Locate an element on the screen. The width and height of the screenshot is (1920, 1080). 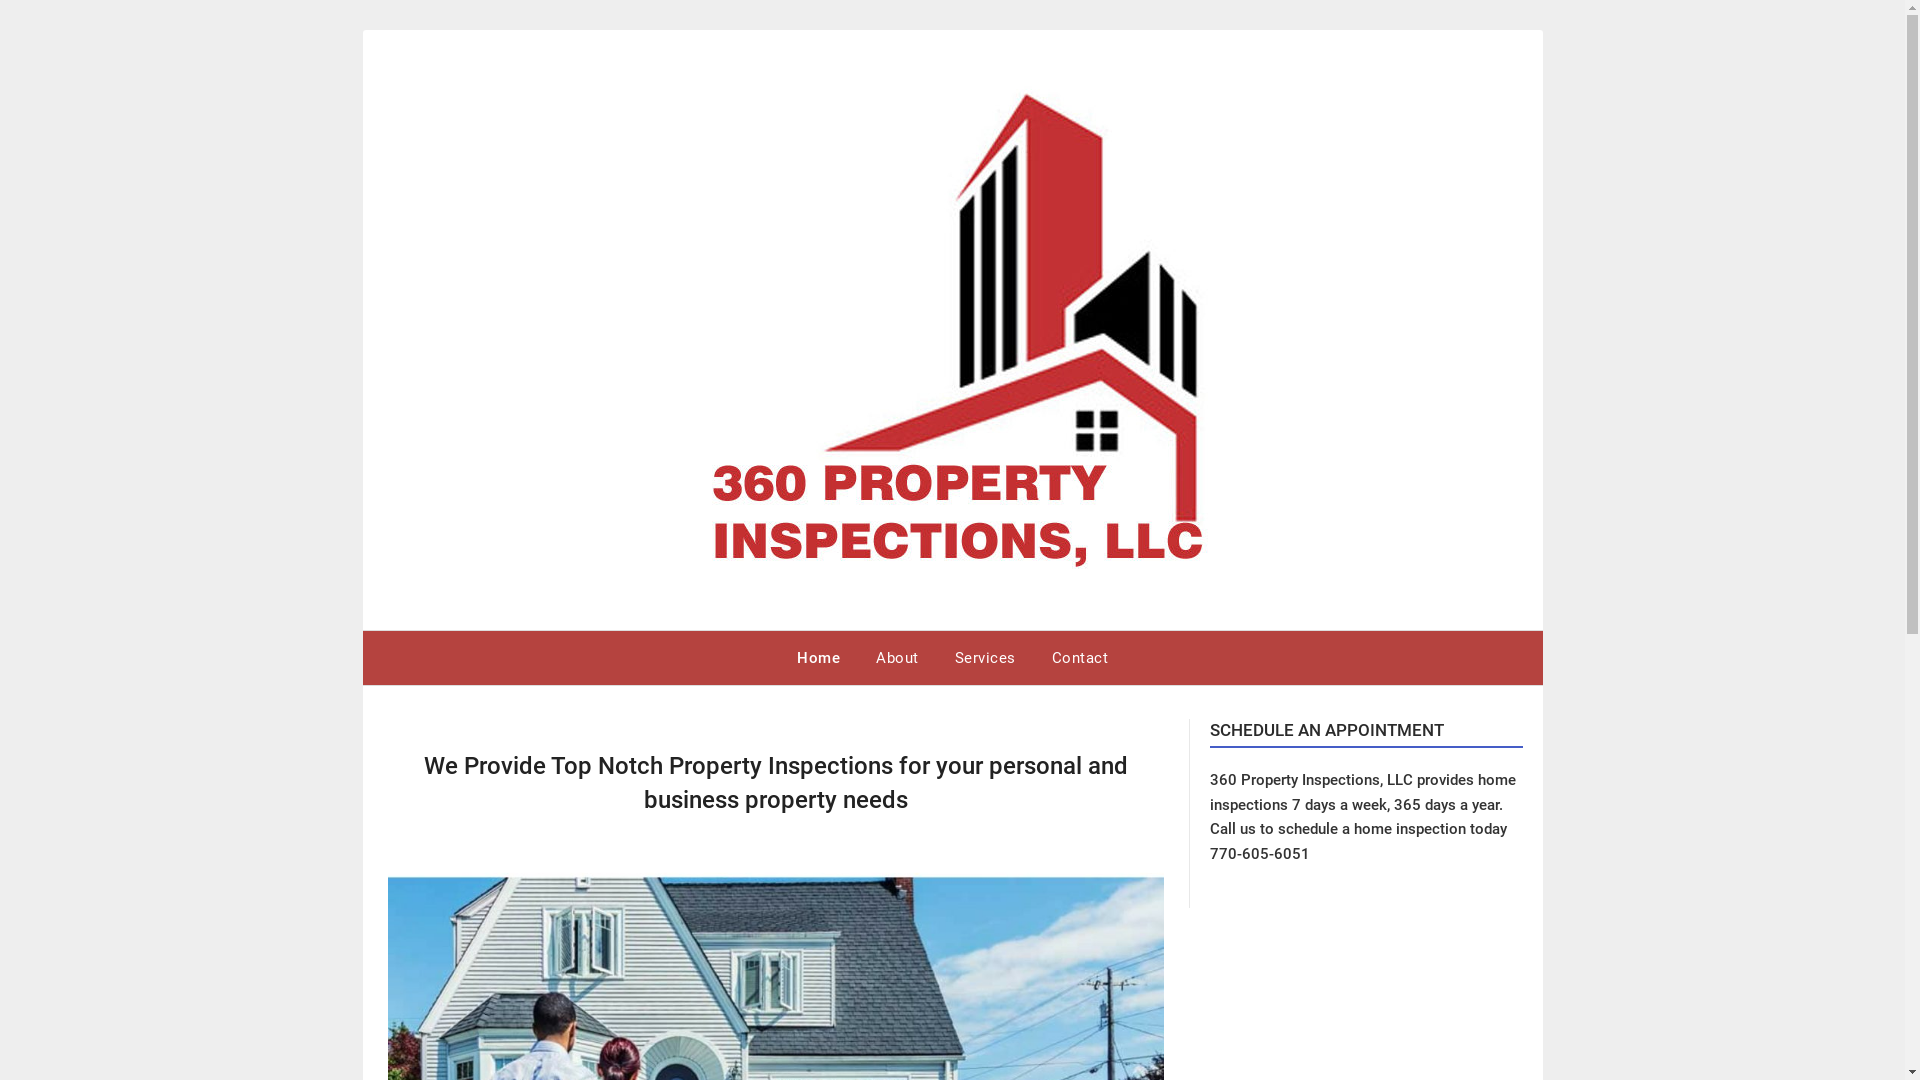
'Home' is located at coordinates (818, 658).